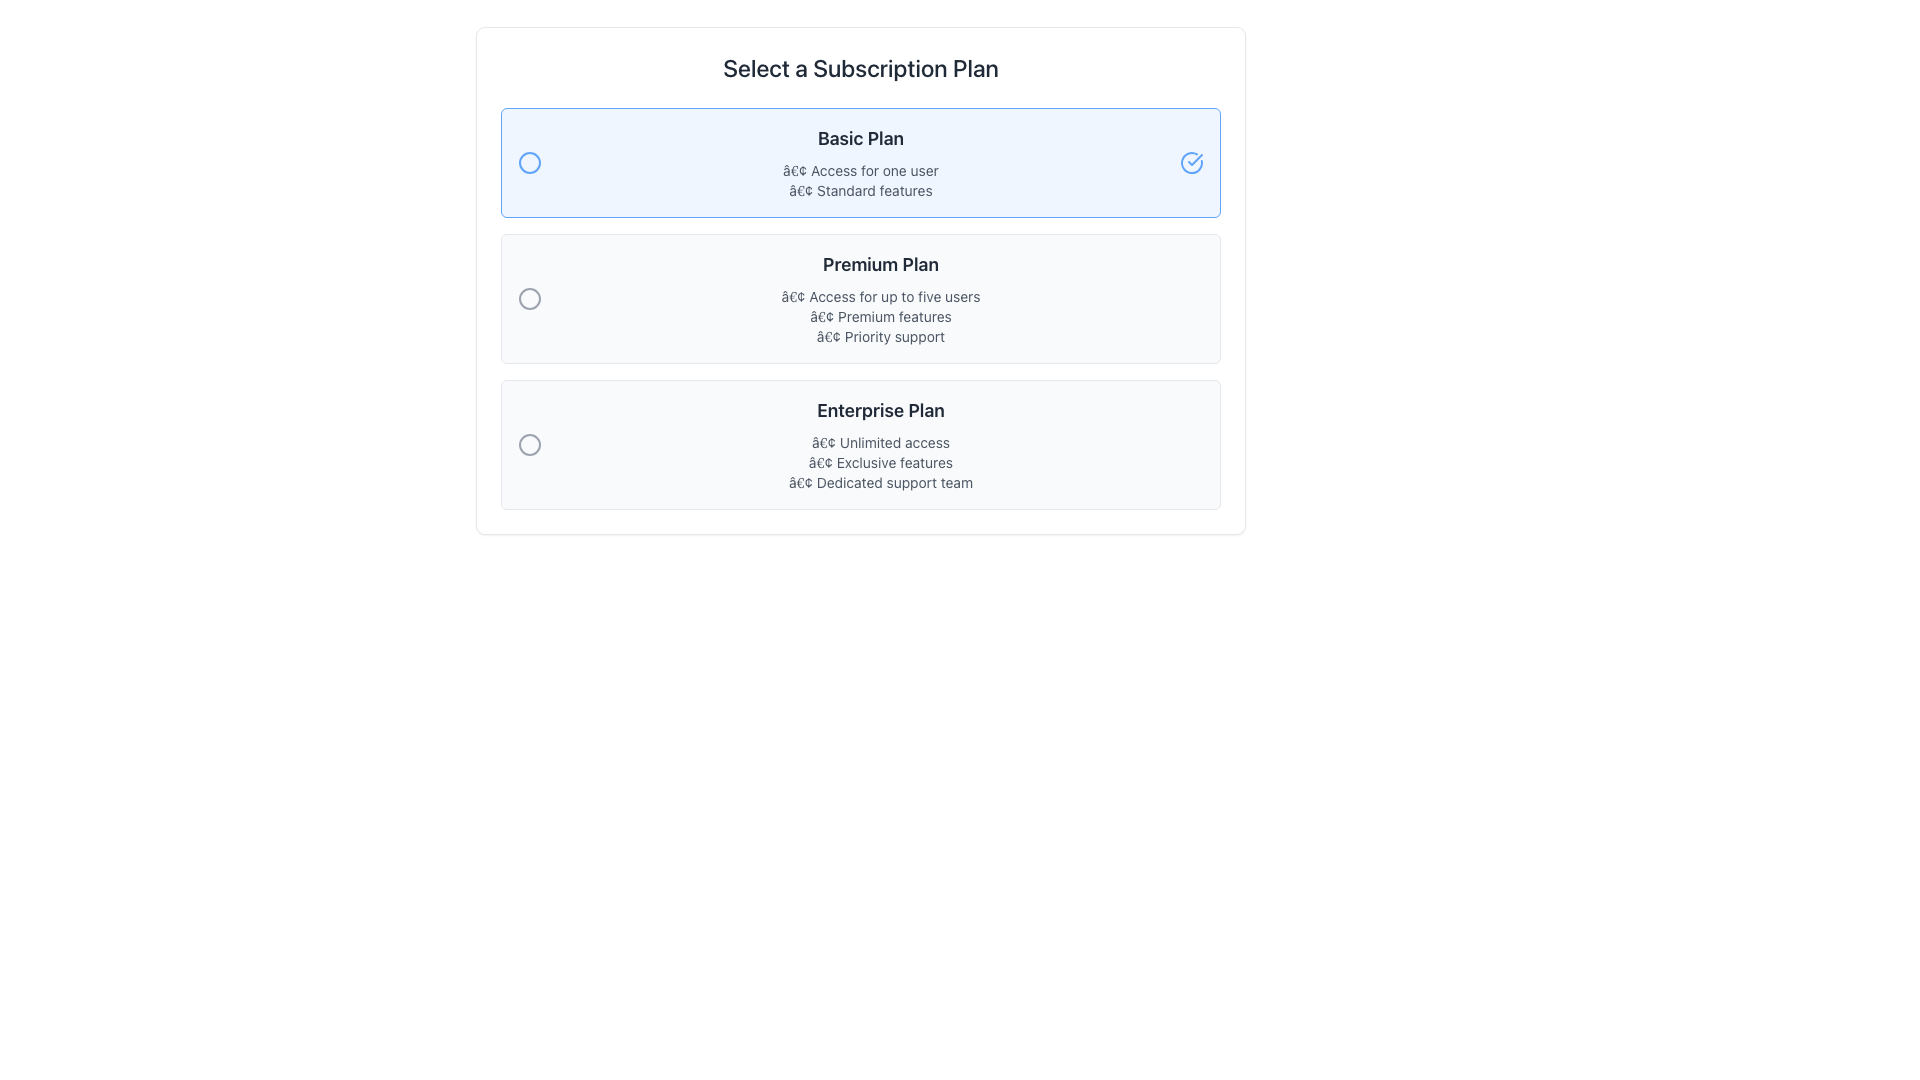 This screenshot has height=1080, width=1920. Describe the element at coordinates (880, 335) in the screenshot. I see `the text element displaying '• Priority support,' which is the last item in the bulleted list under the 'Premium Plan' panel` at that location.